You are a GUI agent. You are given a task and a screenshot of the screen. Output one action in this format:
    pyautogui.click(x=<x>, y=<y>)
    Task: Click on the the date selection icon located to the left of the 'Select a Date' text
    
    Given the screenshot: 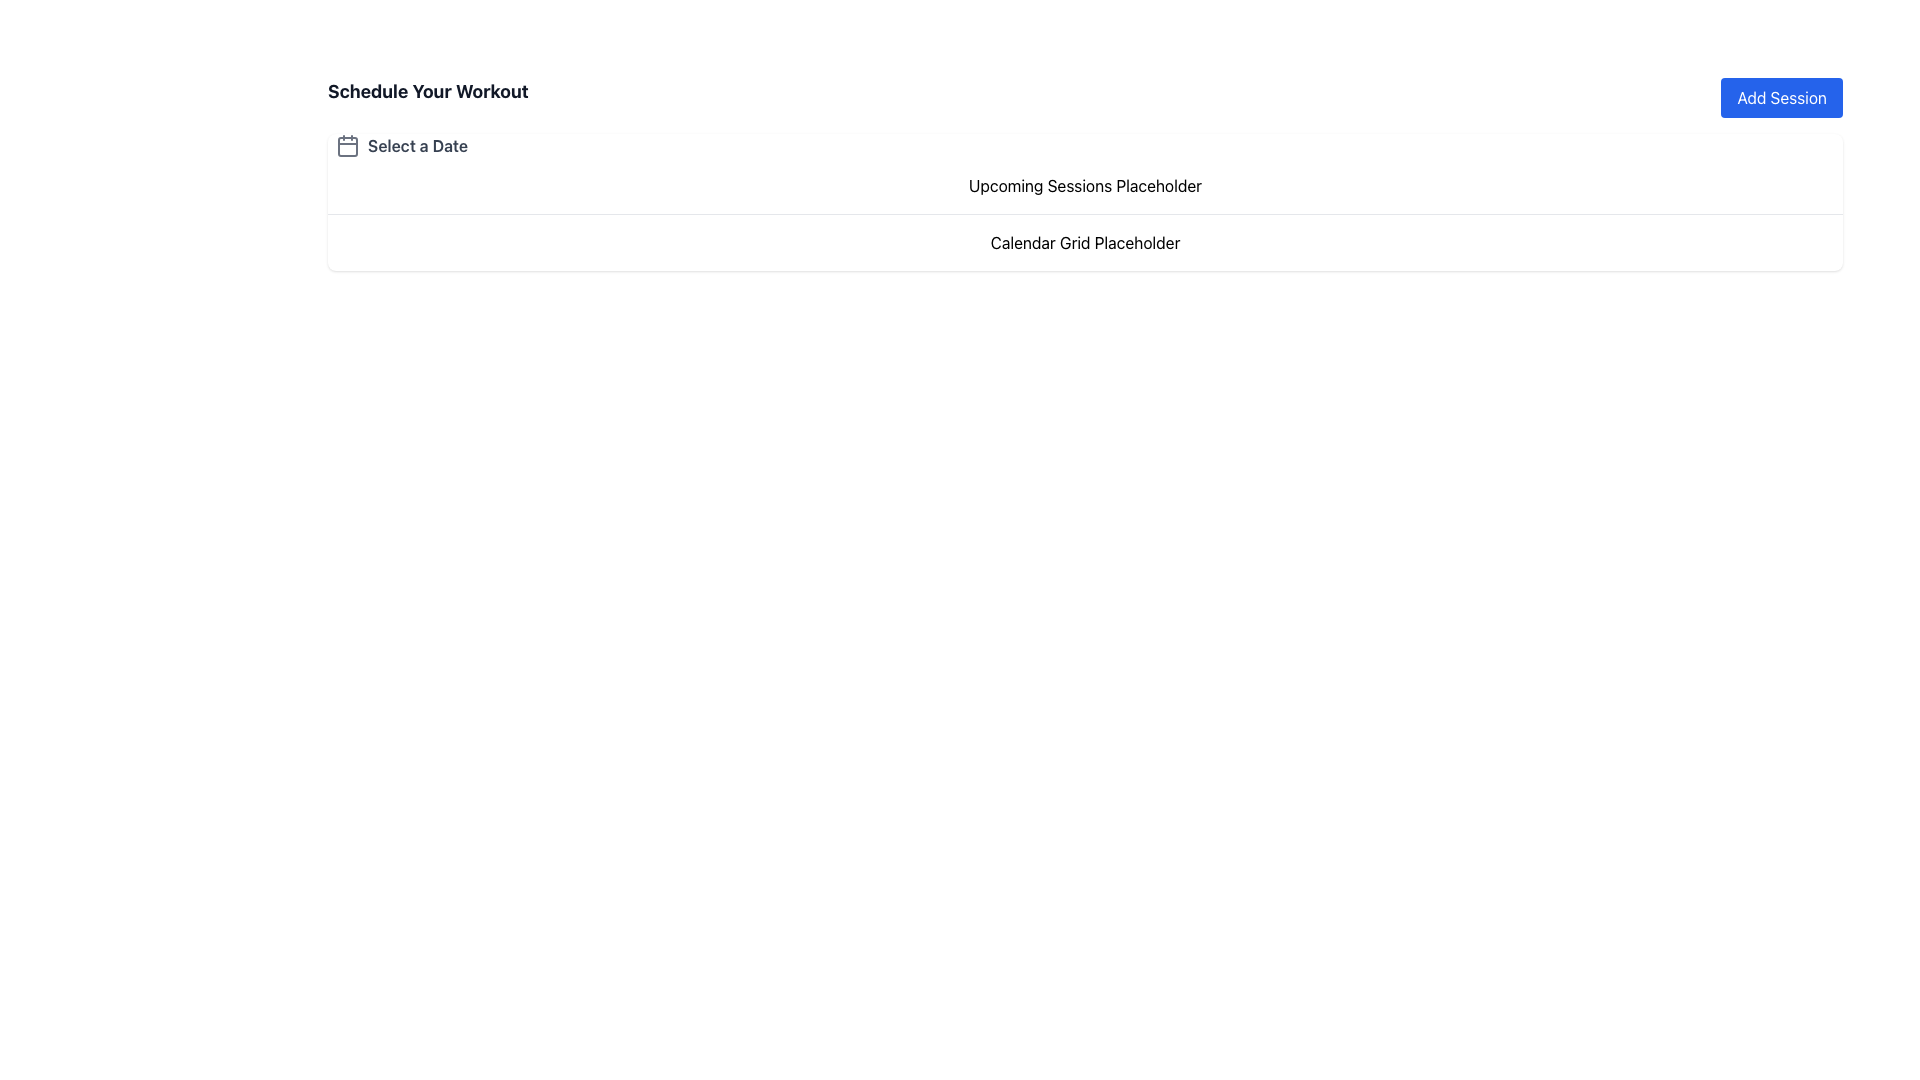 What is the action you would take?
    pyautogui.click(x=347, y=145)
    